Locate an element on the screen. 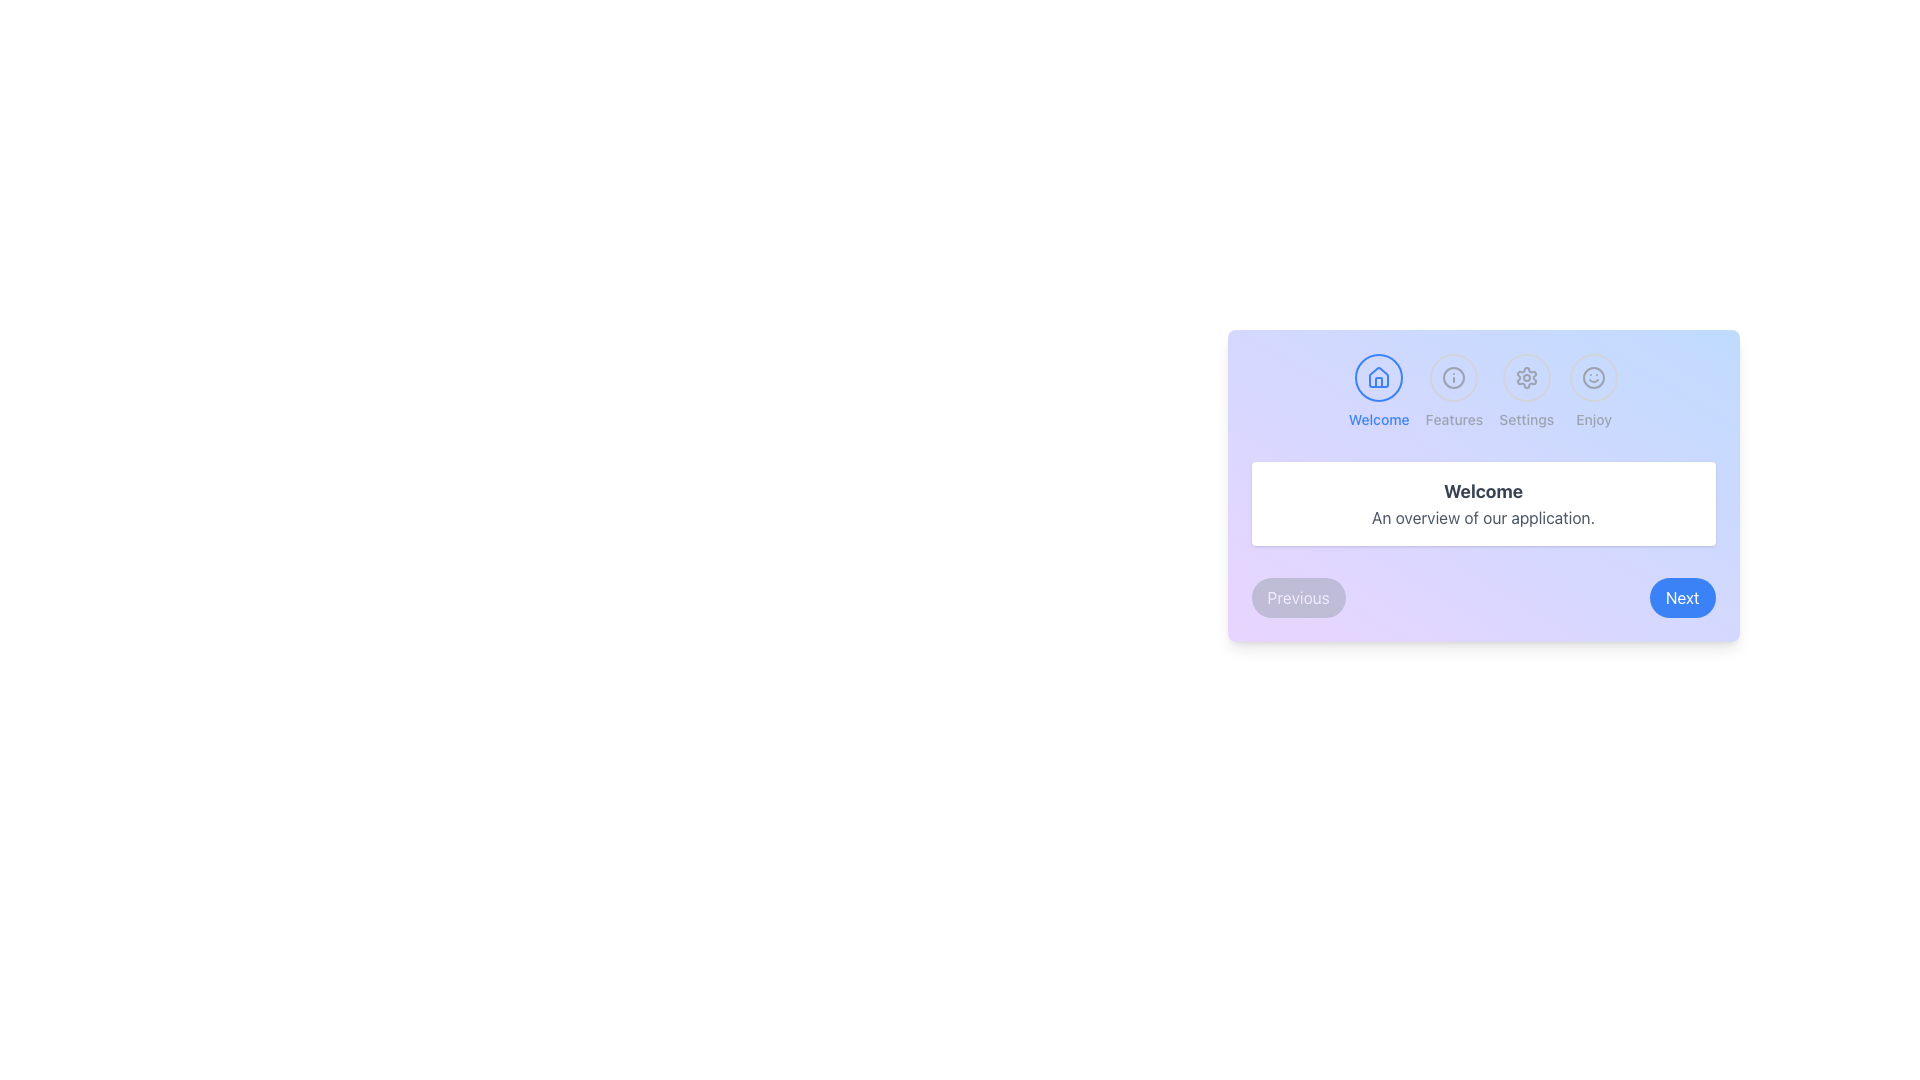 The image size is (1920, 1080). the circular button with a blue border and house icon located at the top of the interface, directly above the 'Welcome' label to highlight it is located at coordinates (1378, 378).